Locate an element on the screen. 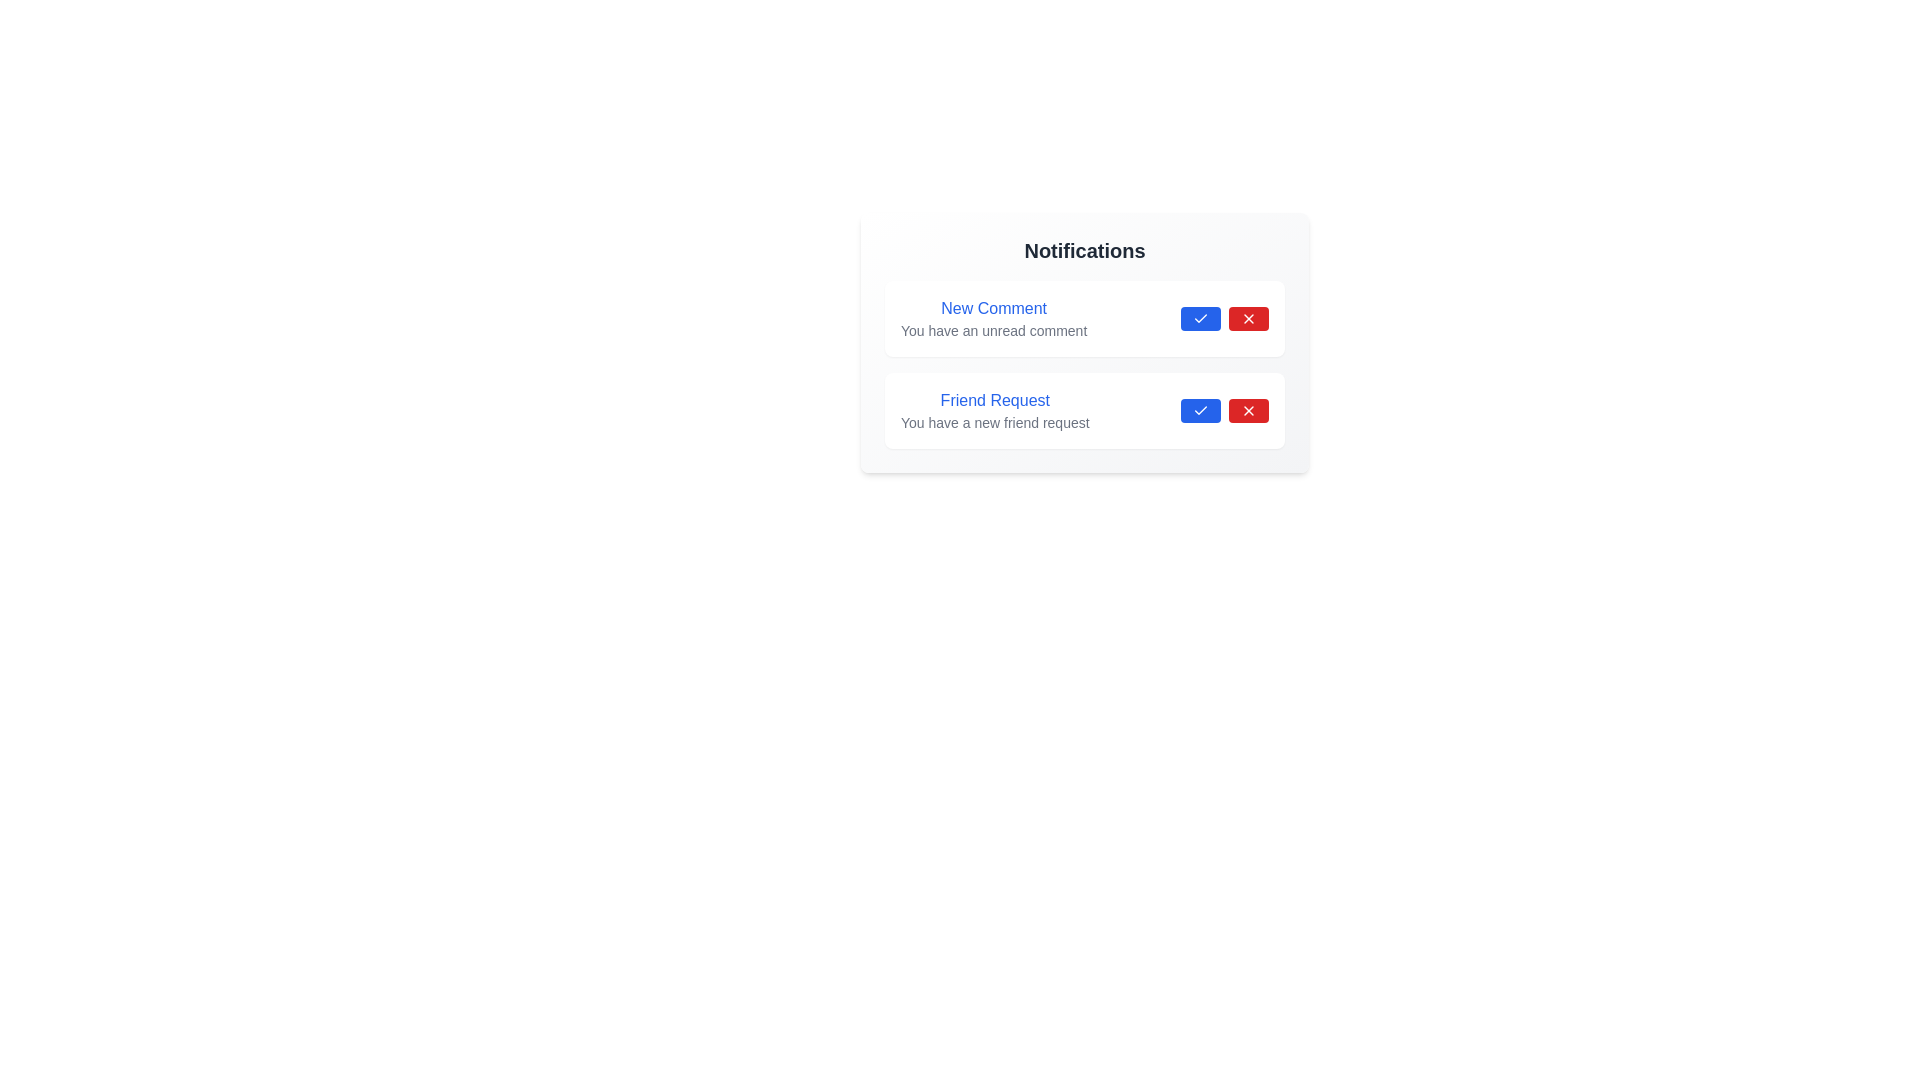 This screenshot has height=1080, width=1920. the 'Friend Request' notification element, which displays 'You have a new friend request' in a modern notification card design is located at coordinates (995, 410).